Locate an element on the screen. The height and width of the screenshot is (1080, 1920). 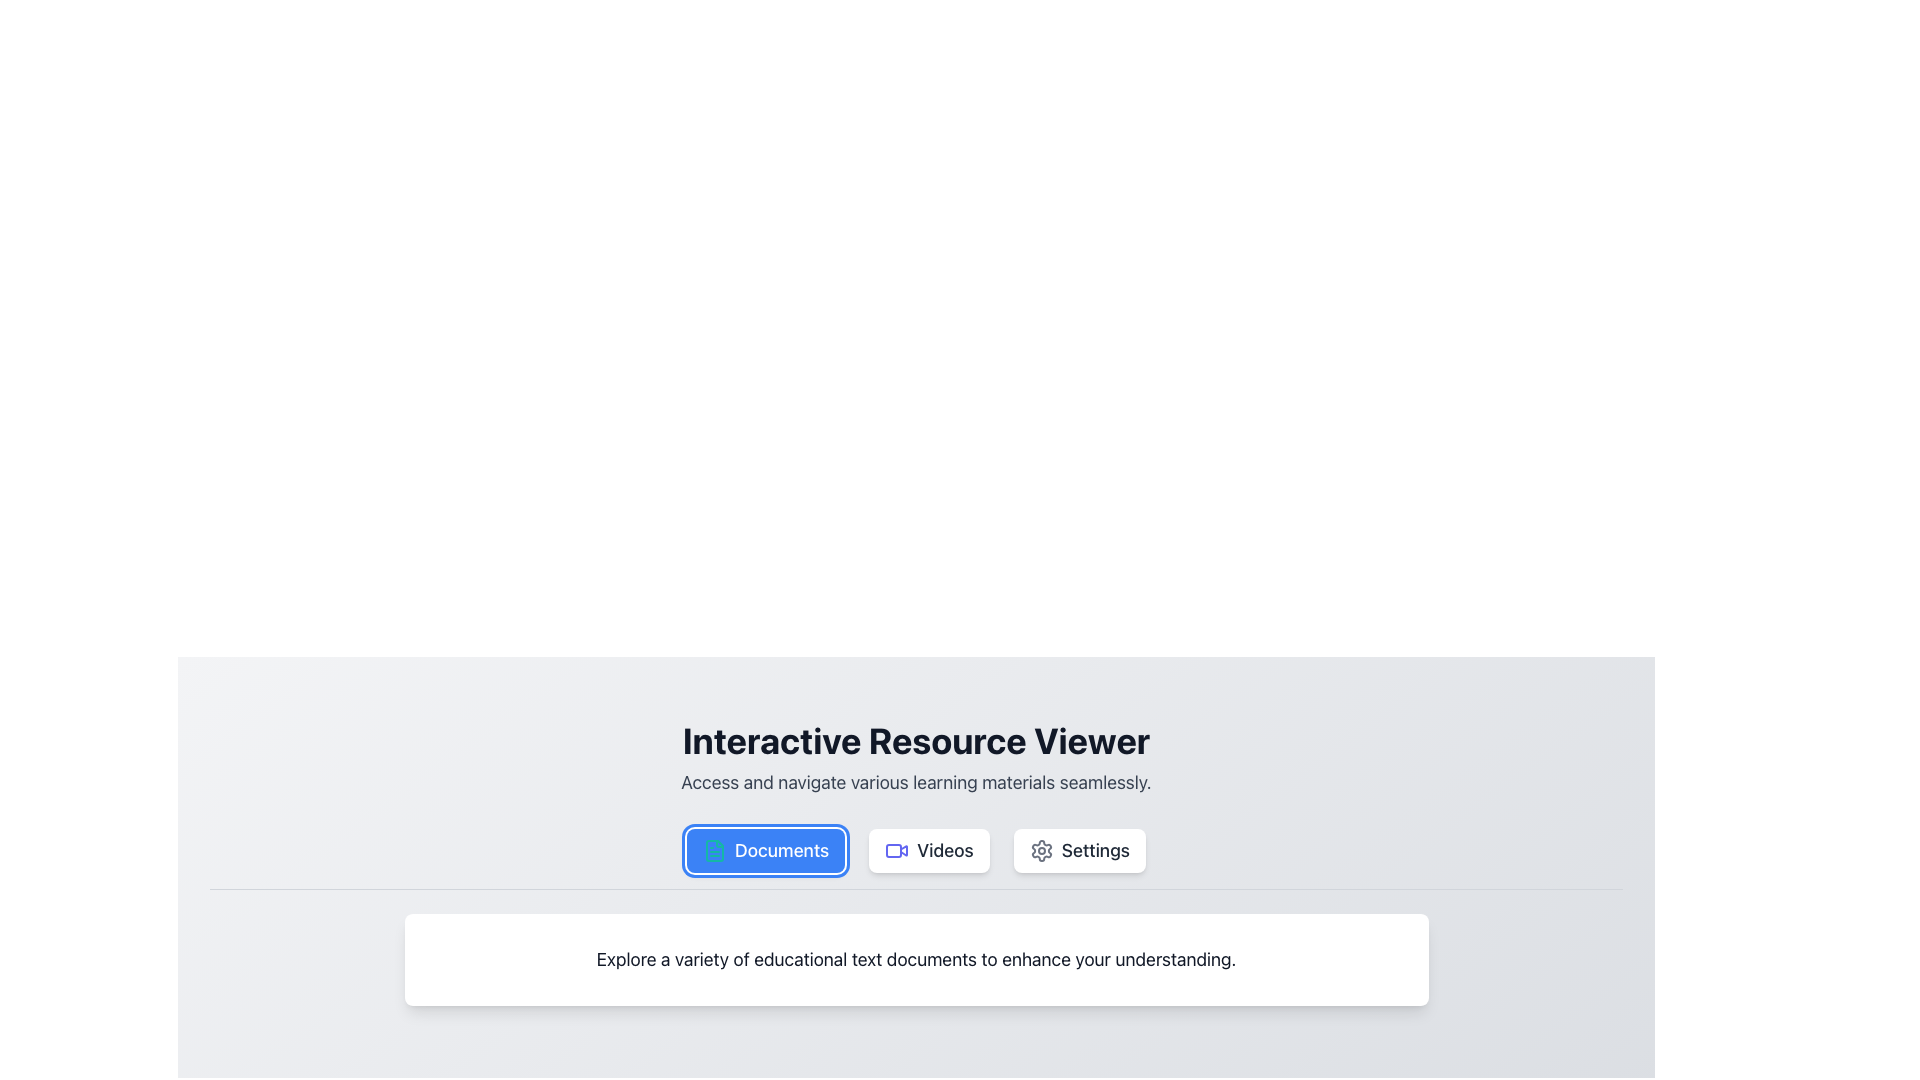
the 'Settings' button, which is the third button from the left in a group of similar buttons, featuring a gear icon, gray text, and a white background is located at coordinates (1078, 851).